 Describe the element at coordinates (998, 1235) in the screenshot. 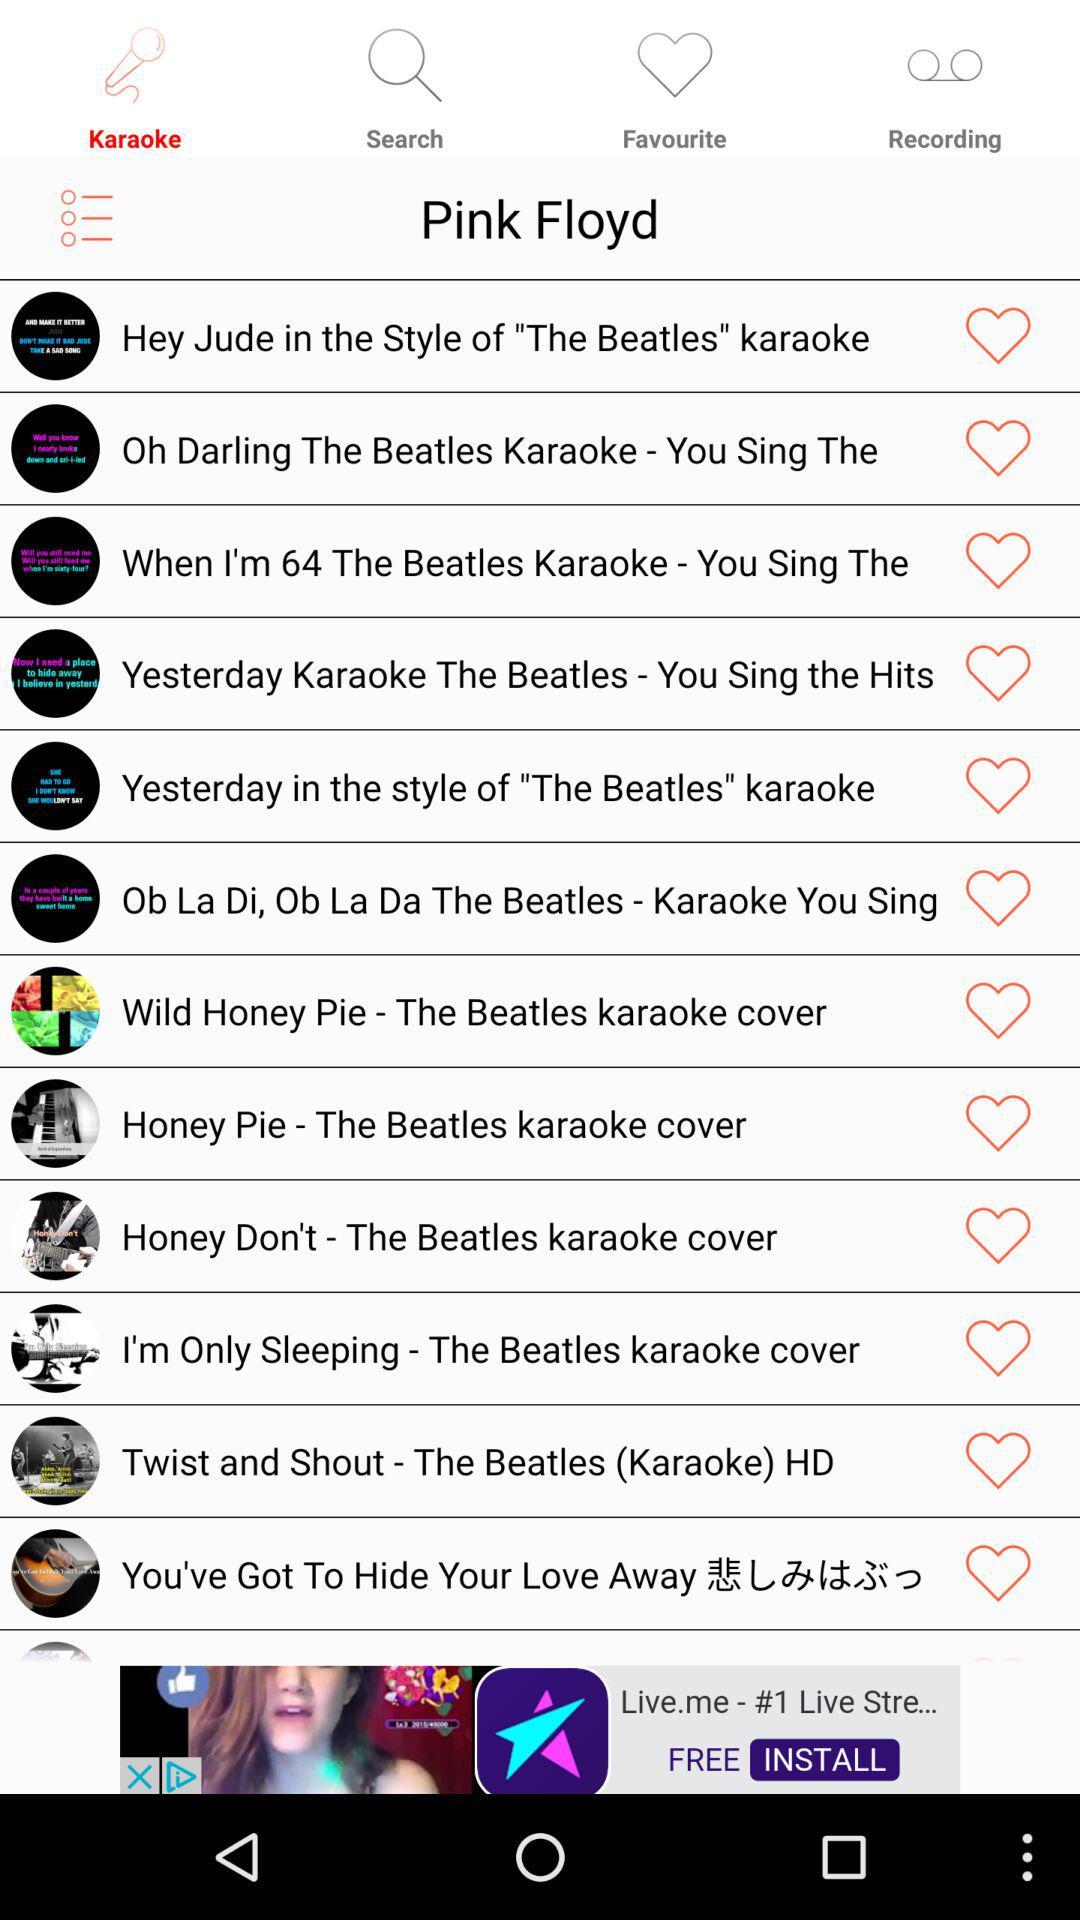

I see `love track` at that location.